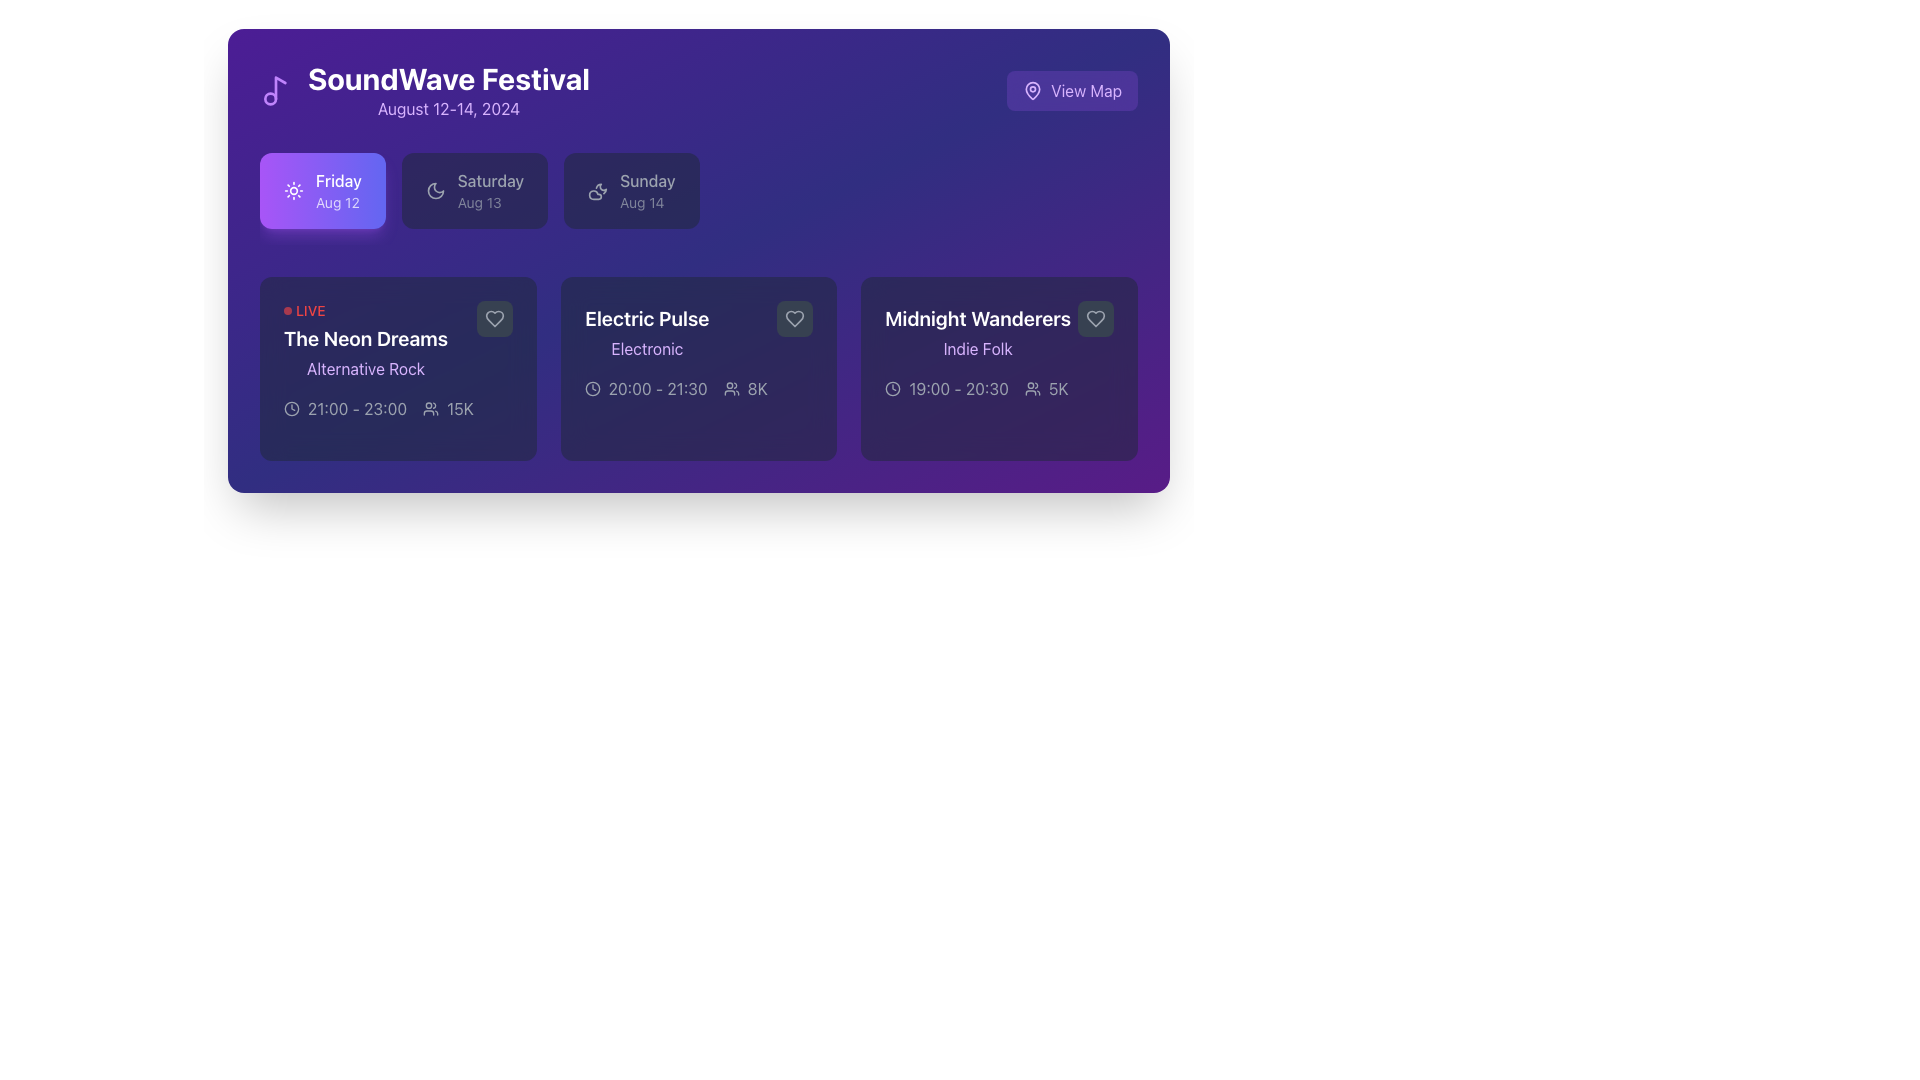 Image resolution: width=1920 pixels, height=1080 pixels. Describe the element at coordinates (494, 318) in the screenshot. I see `the heart icon with a gray outline located in the top-right corner of the card for 'The Neon Dreams' under the 'Friday, Aug 12' section` at that location.